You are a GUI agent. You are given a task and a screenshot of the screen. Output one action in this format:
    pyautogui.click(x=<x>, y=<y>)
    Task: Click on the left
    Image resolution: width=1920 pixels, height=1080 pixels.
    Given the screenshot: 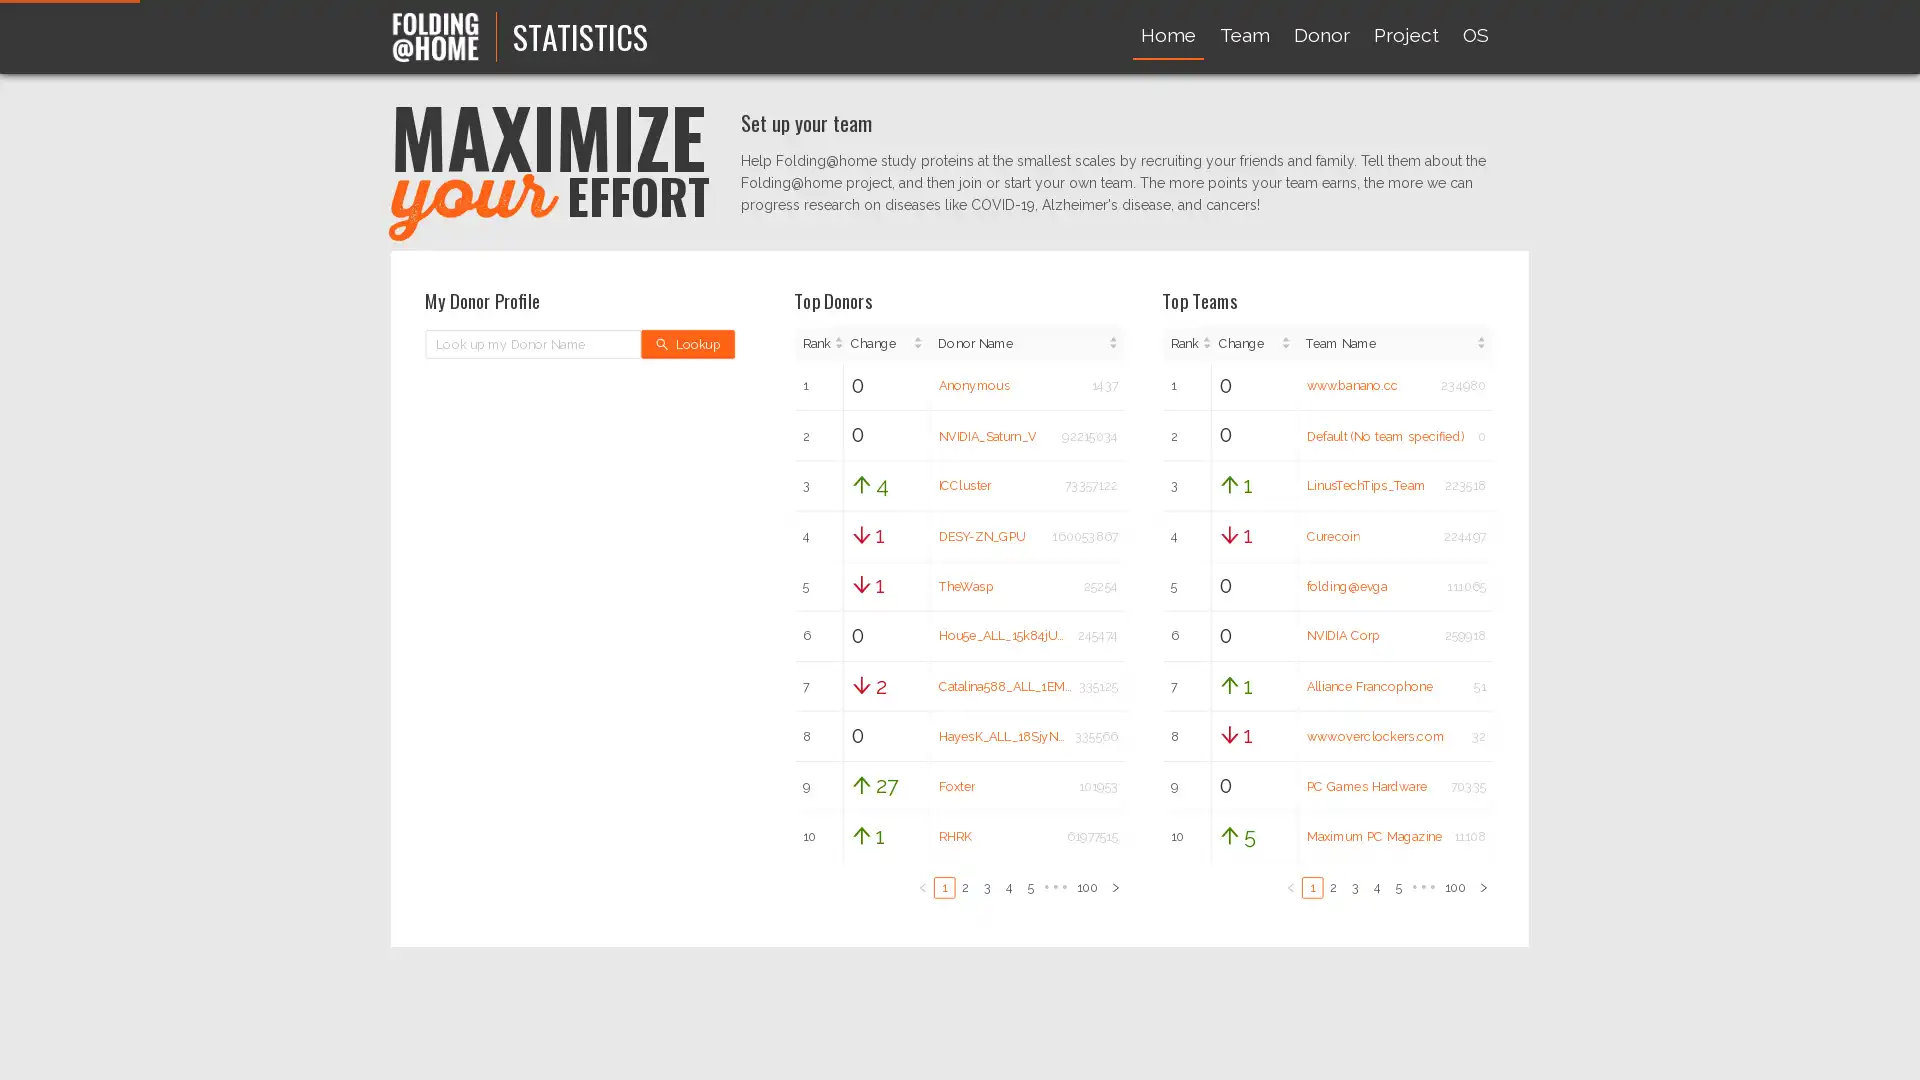 What is the action you would take?
    pyautogui.click(x=920, y=885)
    